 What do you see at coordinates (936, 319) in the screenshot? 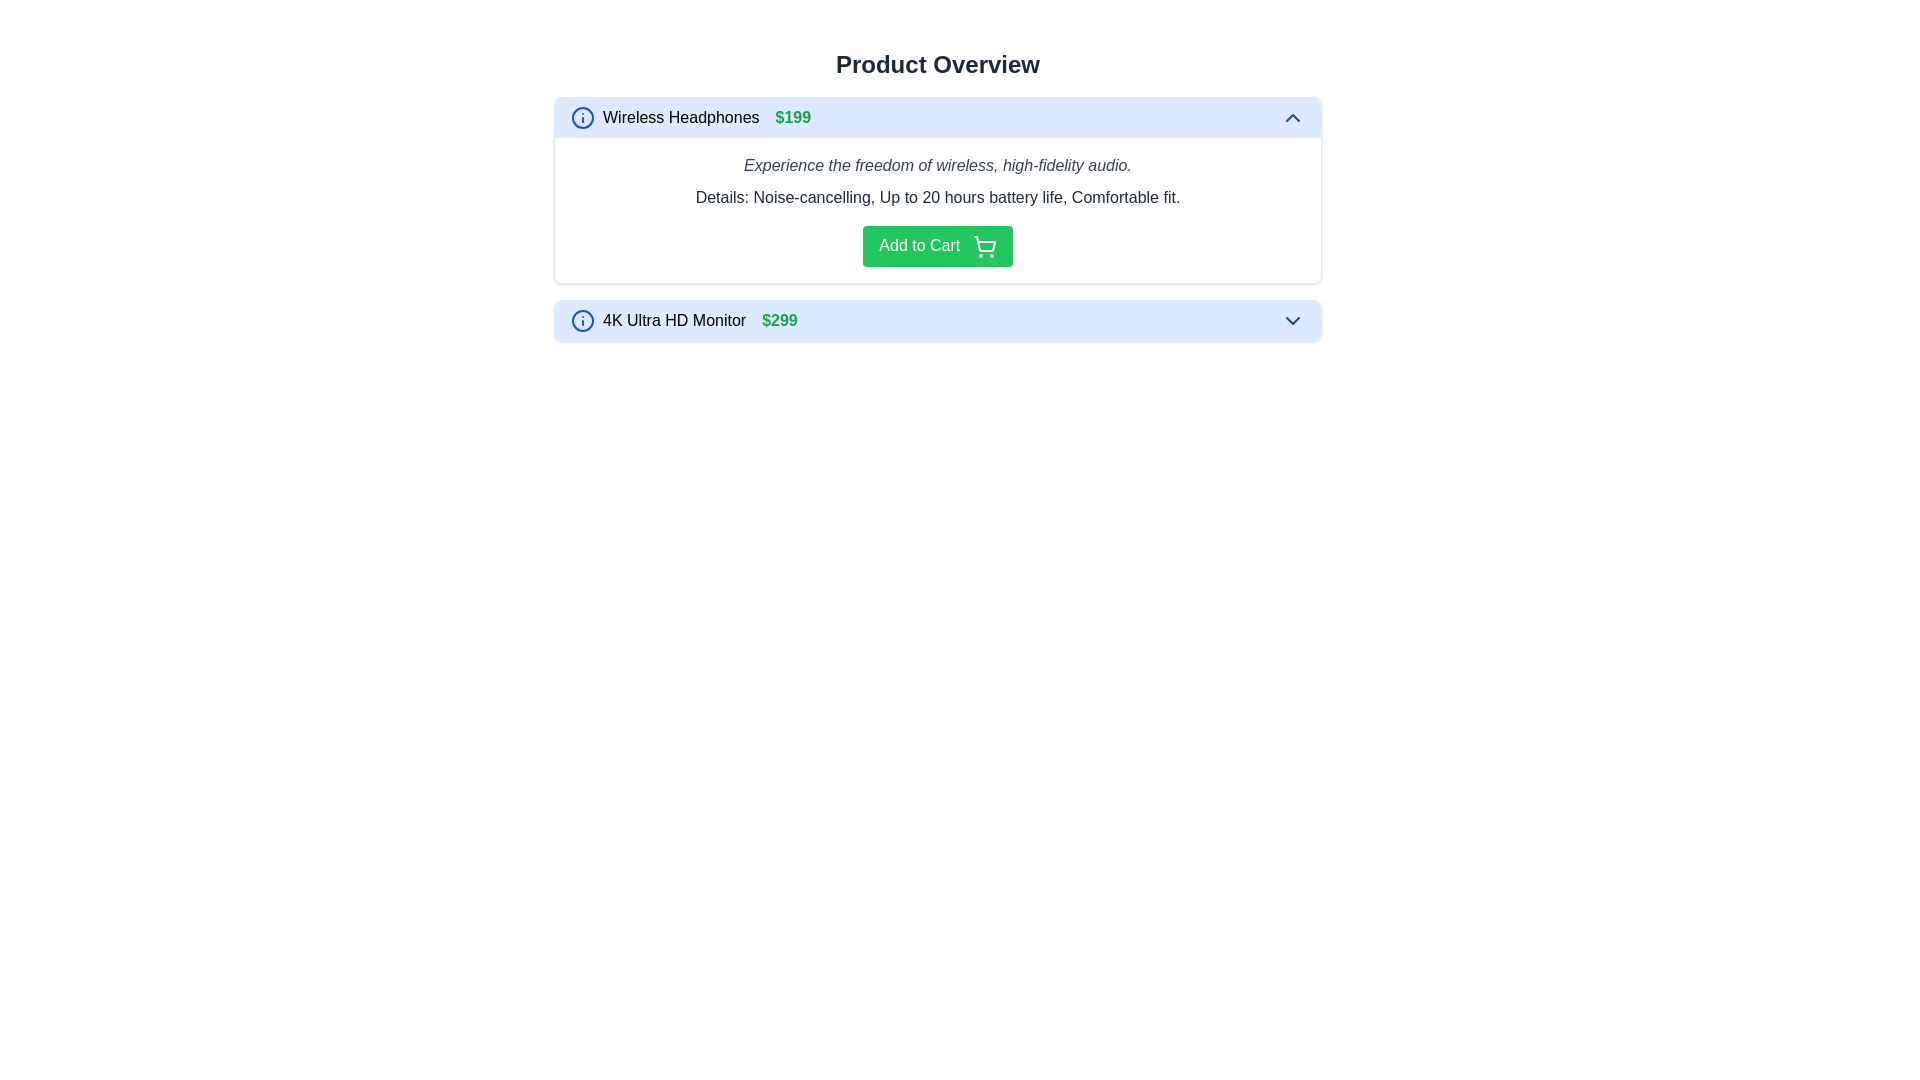
I see `the second expandable list item for the 4K Ultra HD Monitor` at bounding box center [936, 319].